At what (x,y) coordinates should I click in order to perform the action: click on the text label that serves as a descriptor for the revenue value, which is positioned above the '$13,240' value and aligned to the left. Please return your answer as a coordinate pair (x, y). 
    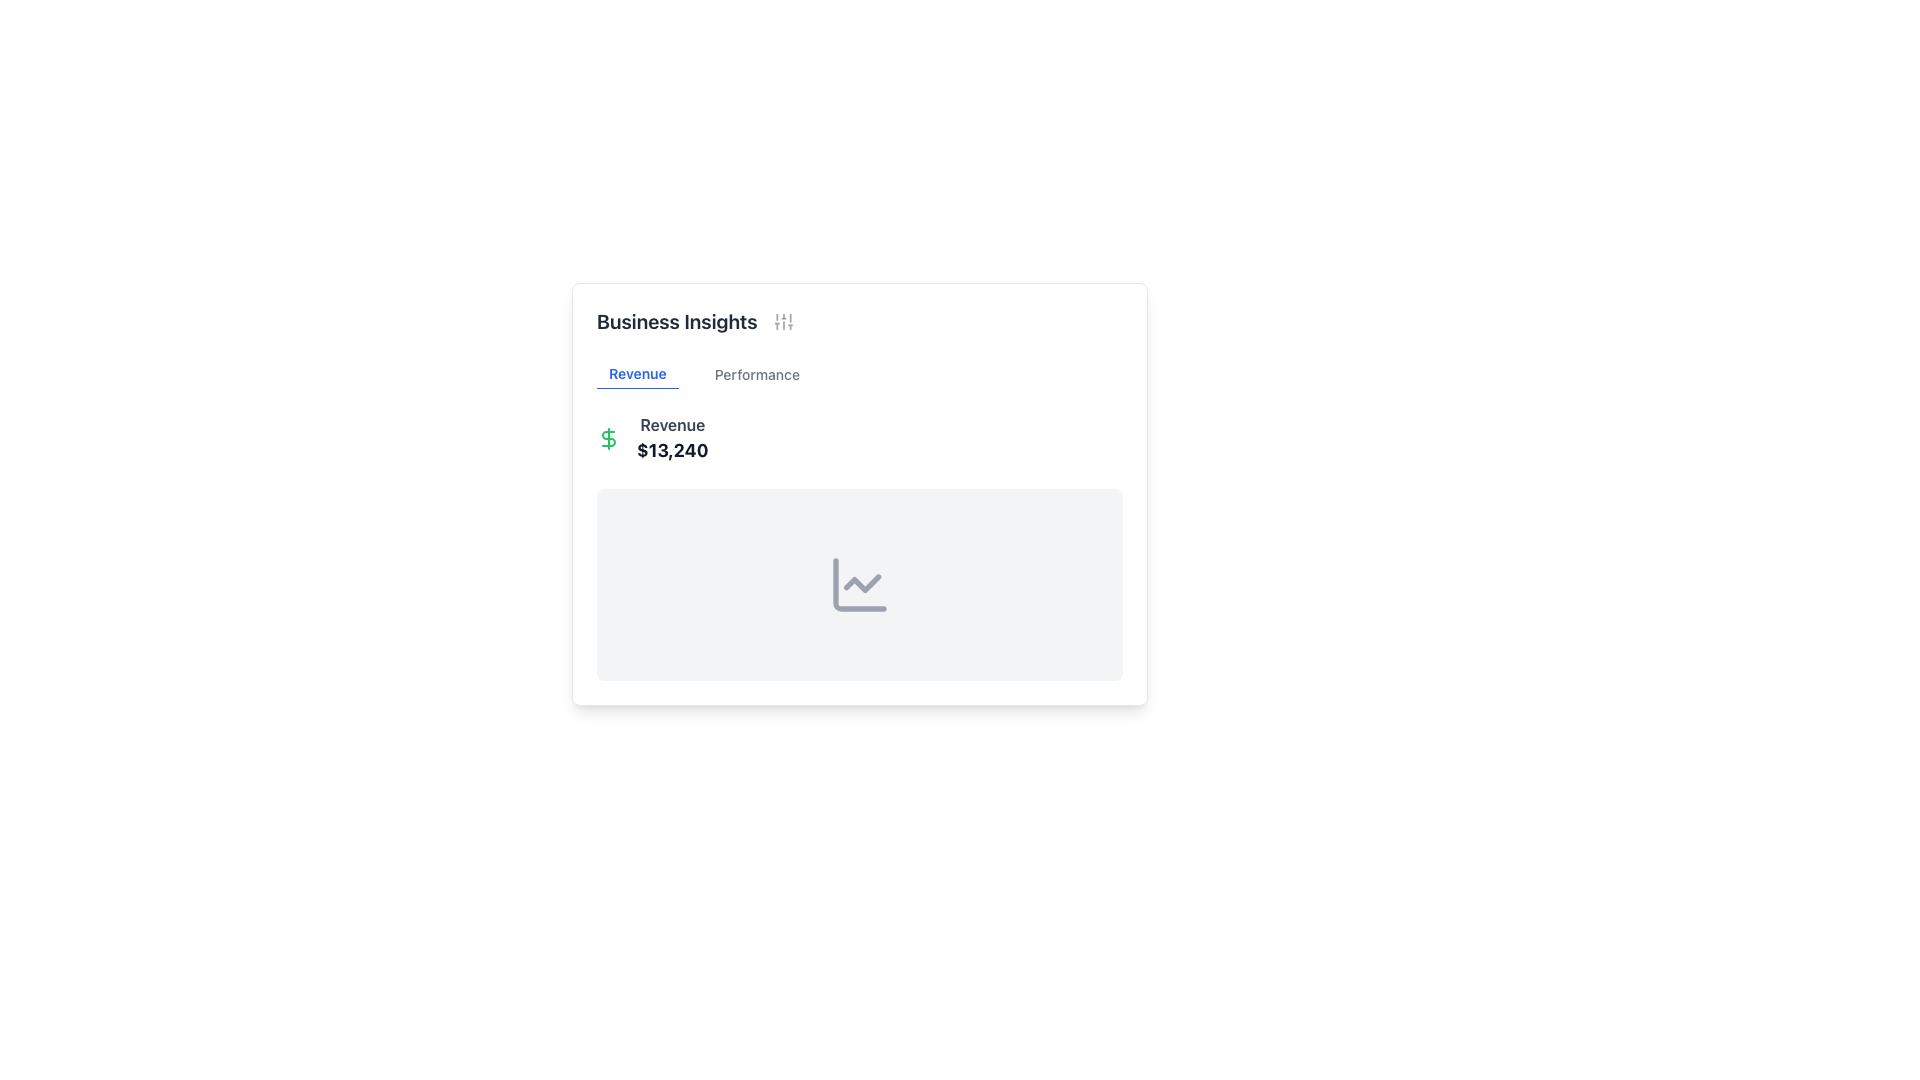
    Looking at the image, I should click on (672, 423).